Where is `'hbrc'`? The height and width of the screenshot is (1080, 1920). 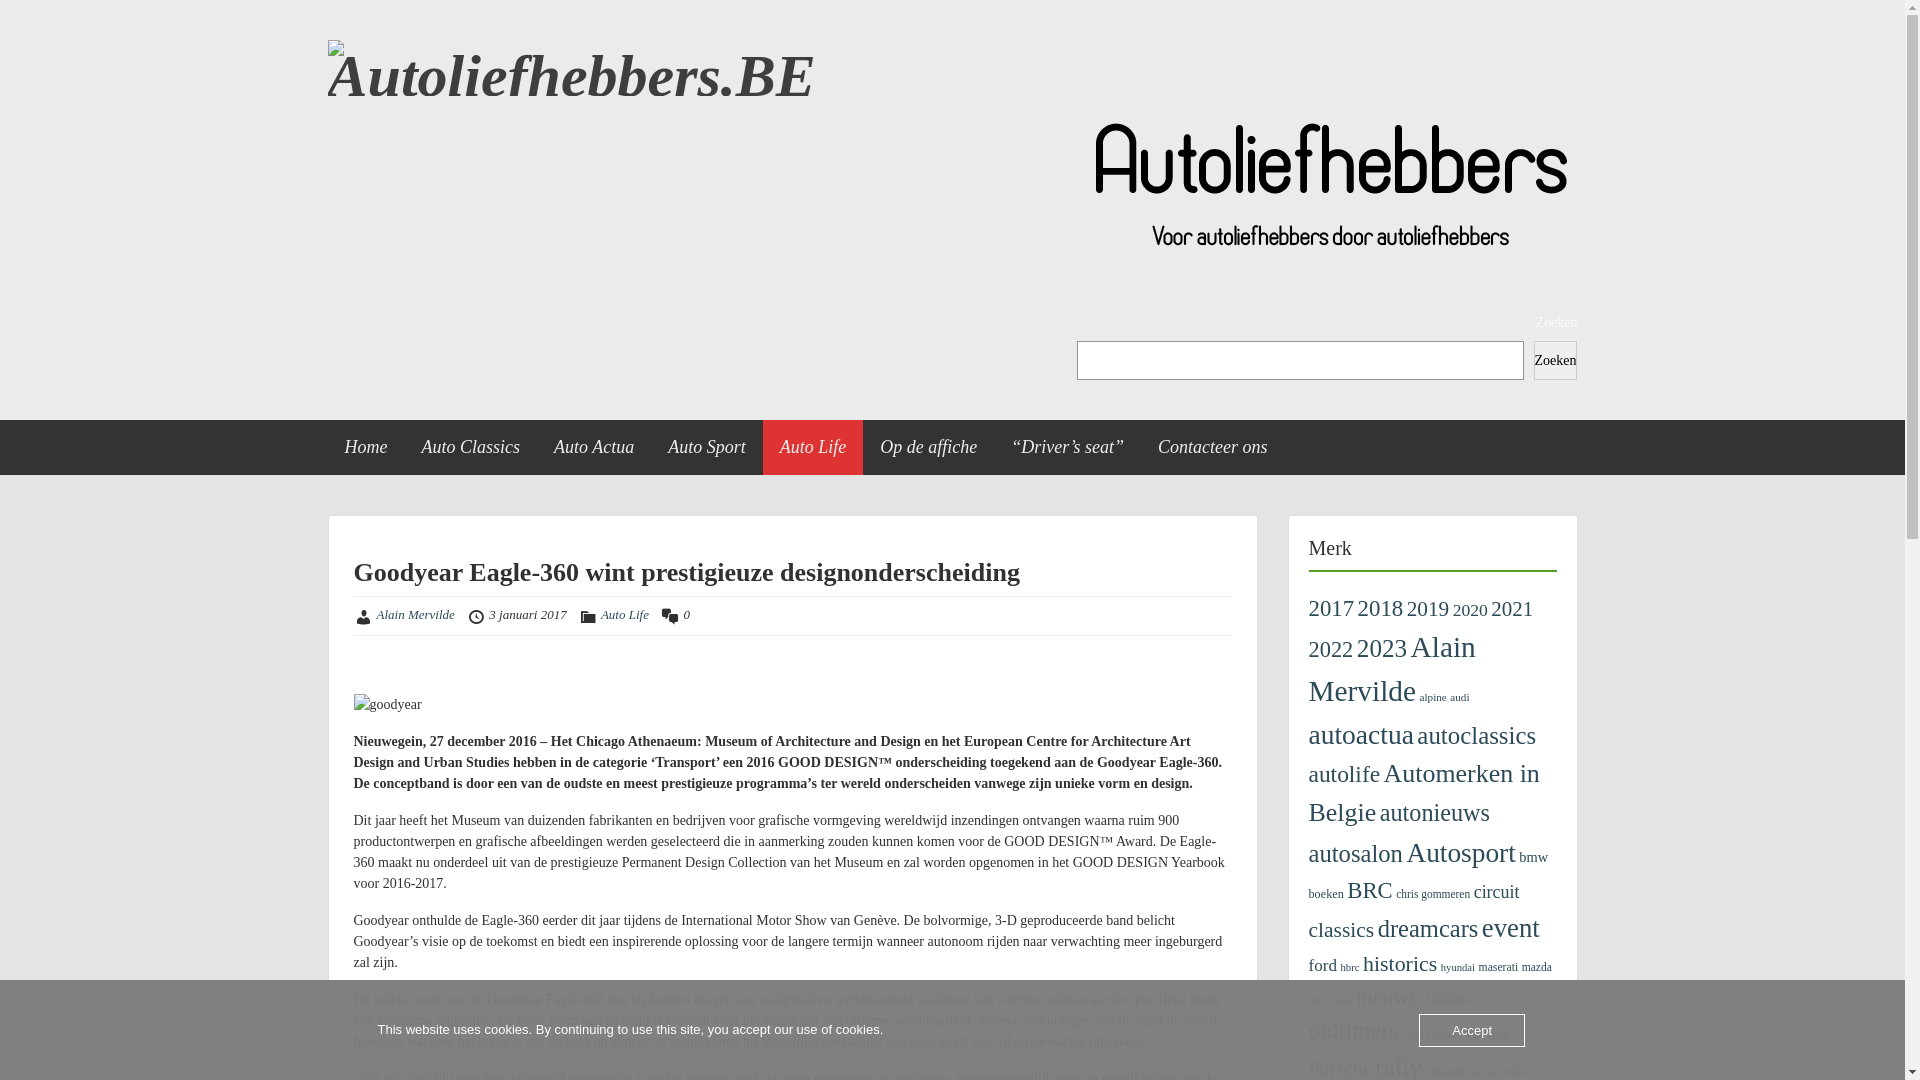
'hbrc' is located at coordinates (1339, 966).